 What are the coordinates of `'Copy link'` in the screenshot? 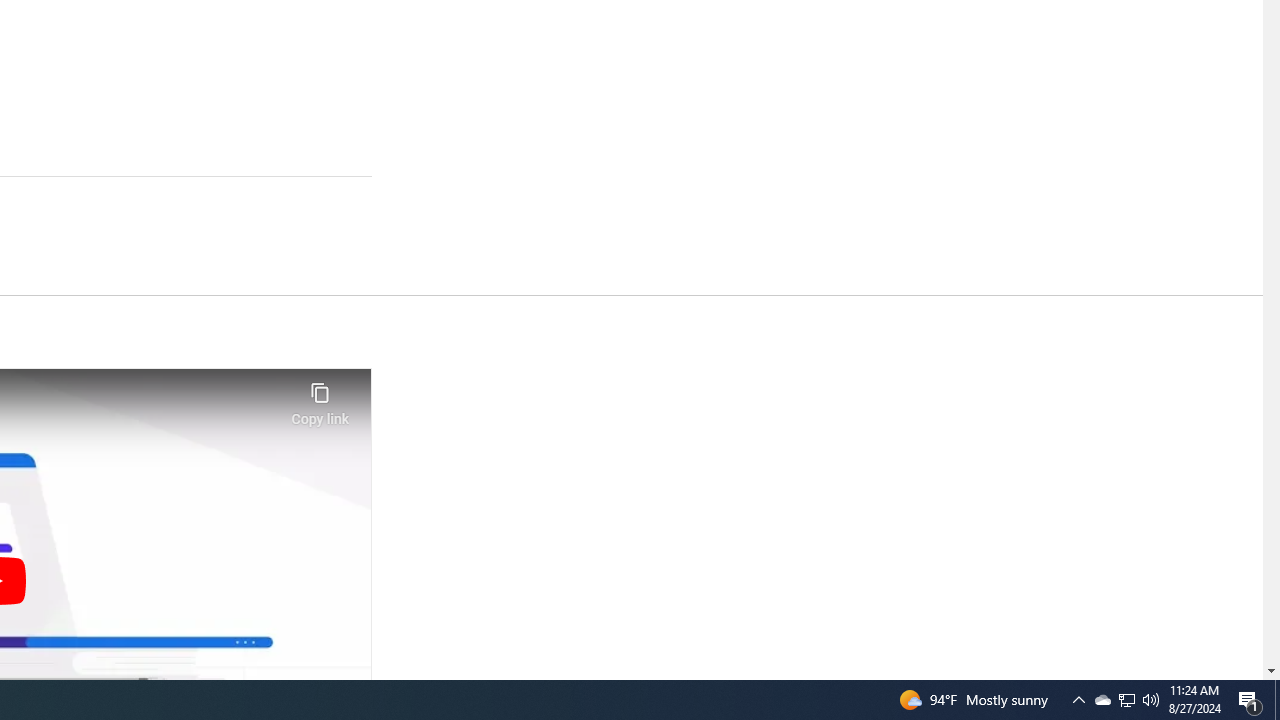 It's located at (320, 398).